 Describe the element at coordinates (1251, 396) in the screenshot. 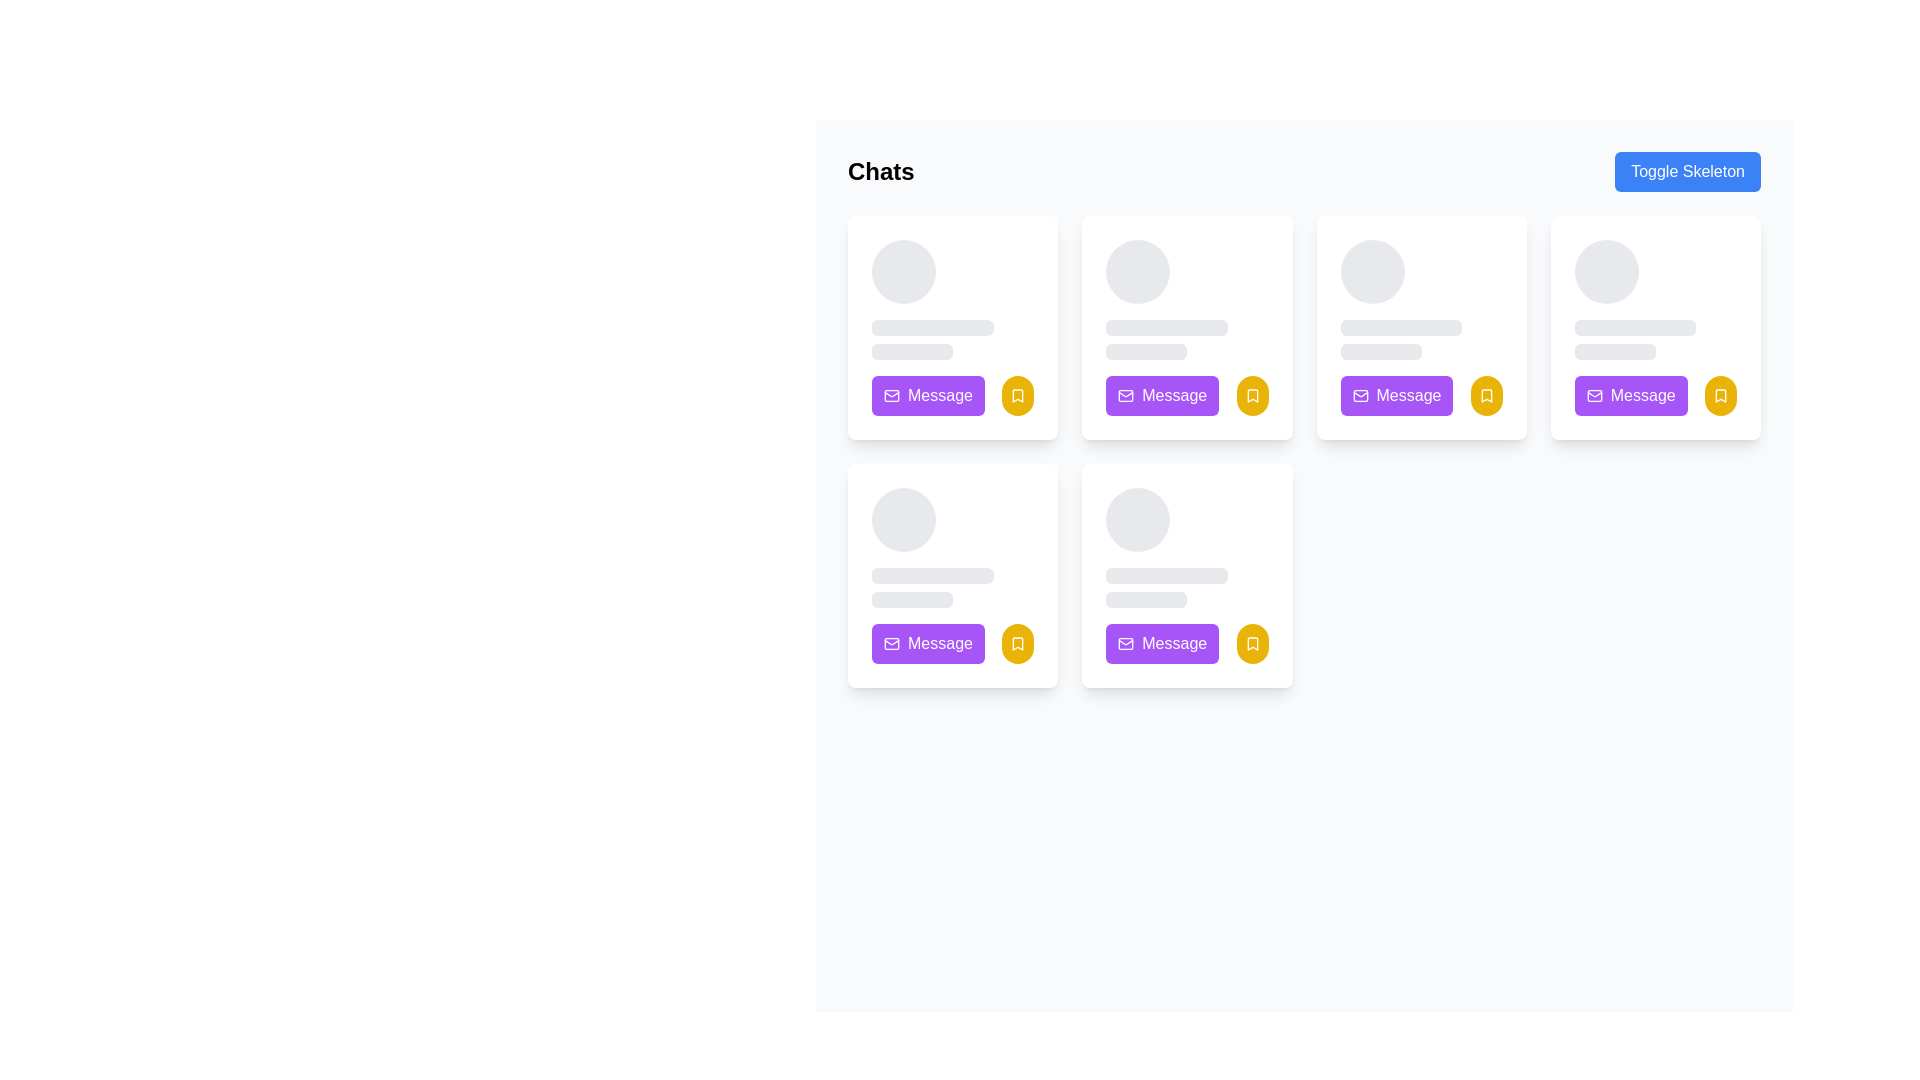

I see `the yellow bookmark-like icon located at the bottom right of the third card in the top row of the grid to bookmark the card` at that location.